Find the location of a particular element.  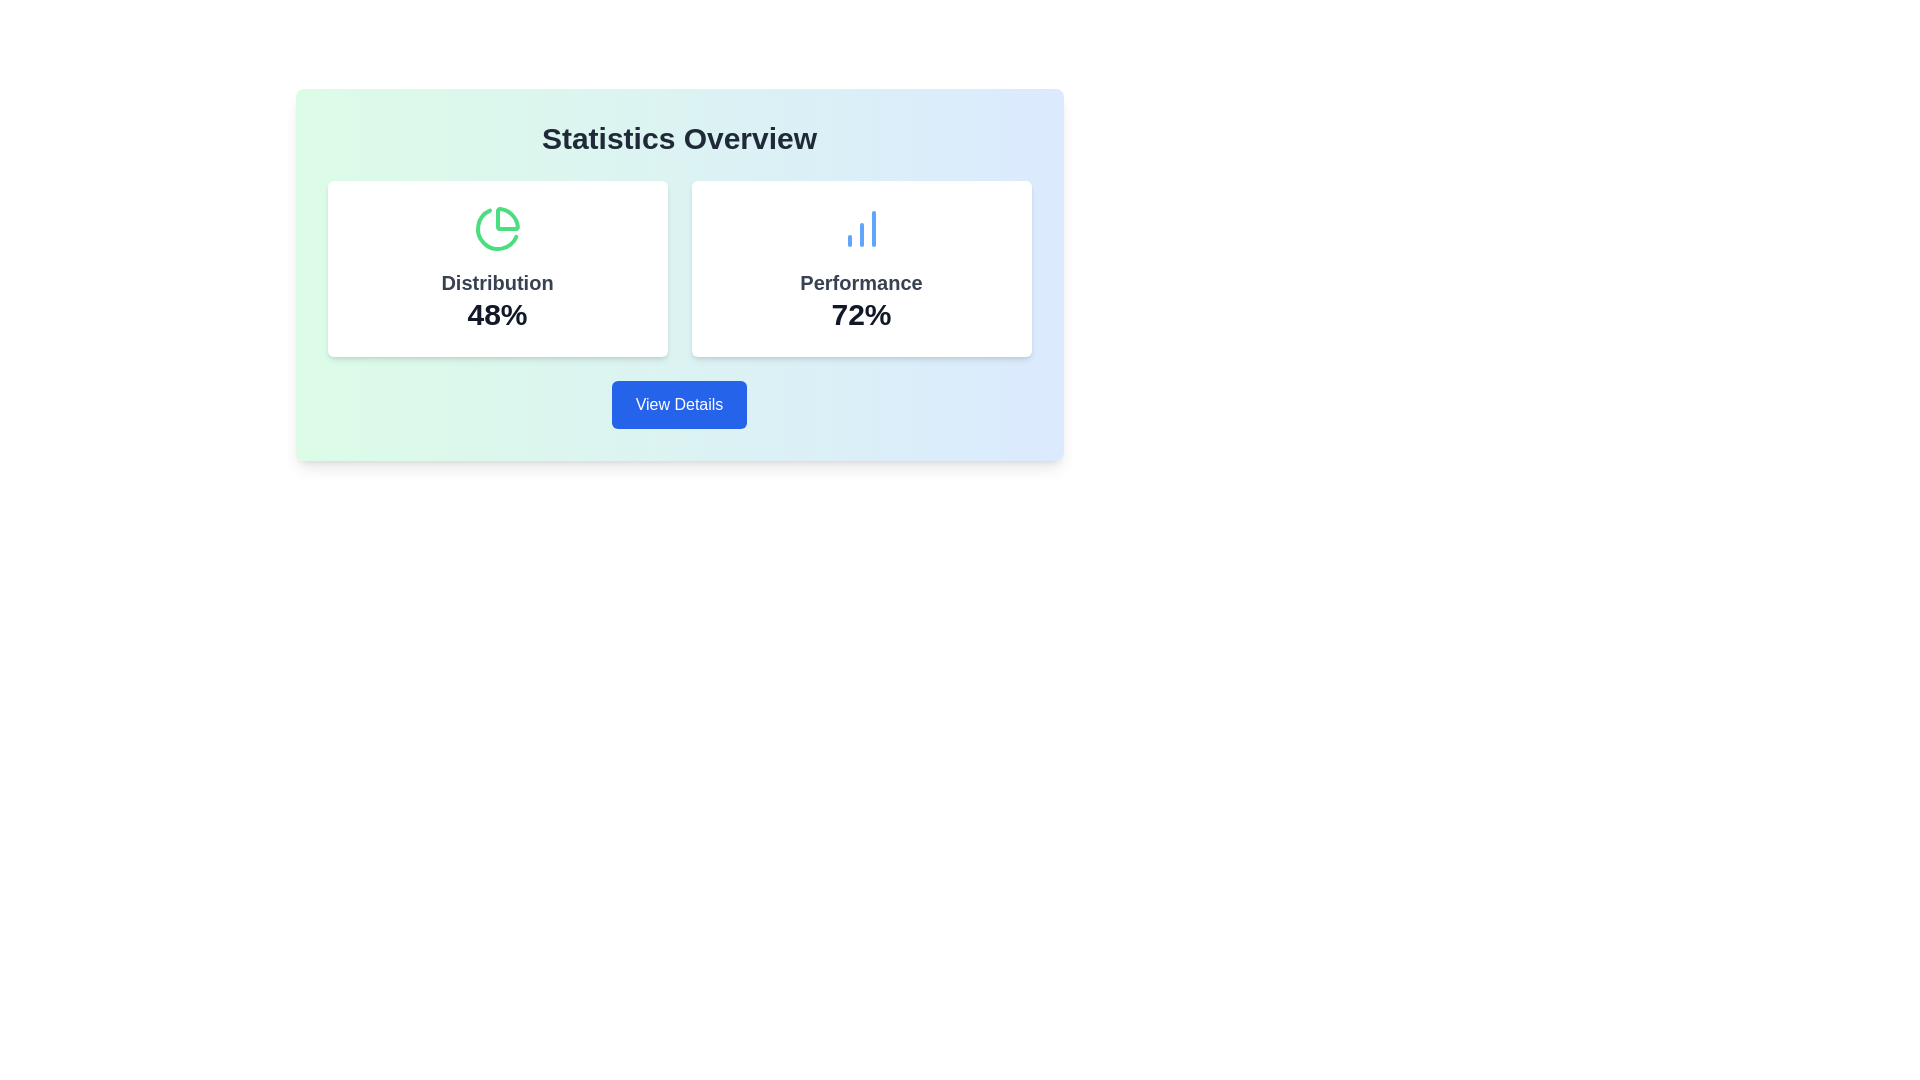

the top-right segment of the green pie chart located in the statistics overview section above the 'Distribution' label is located at coordinates (507, 219).